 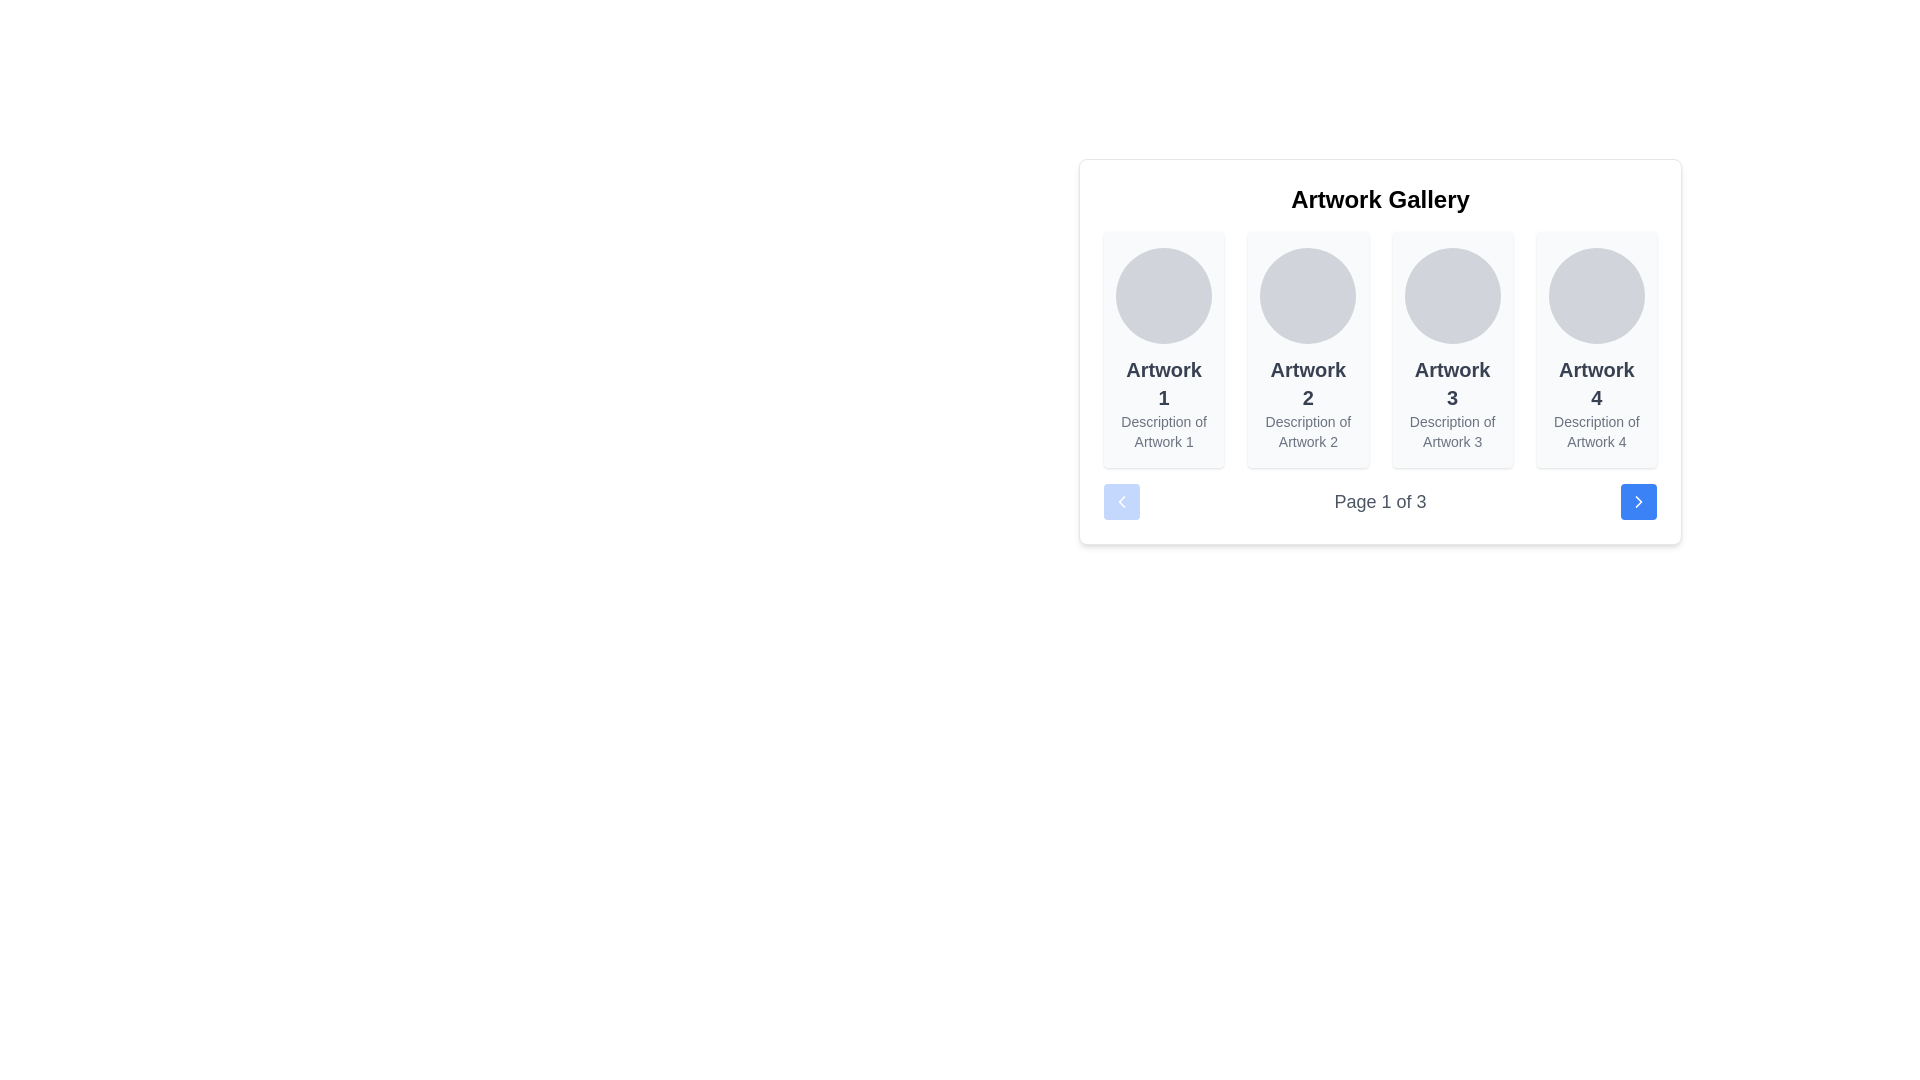 What do you see at coordinates (1308, 296) in the screenshot?
I see `the circular decorative graphical element styled in pale gray, which is the topmost component in the card labeled 'Artwork 2'` at bounding box center [1308, 296].